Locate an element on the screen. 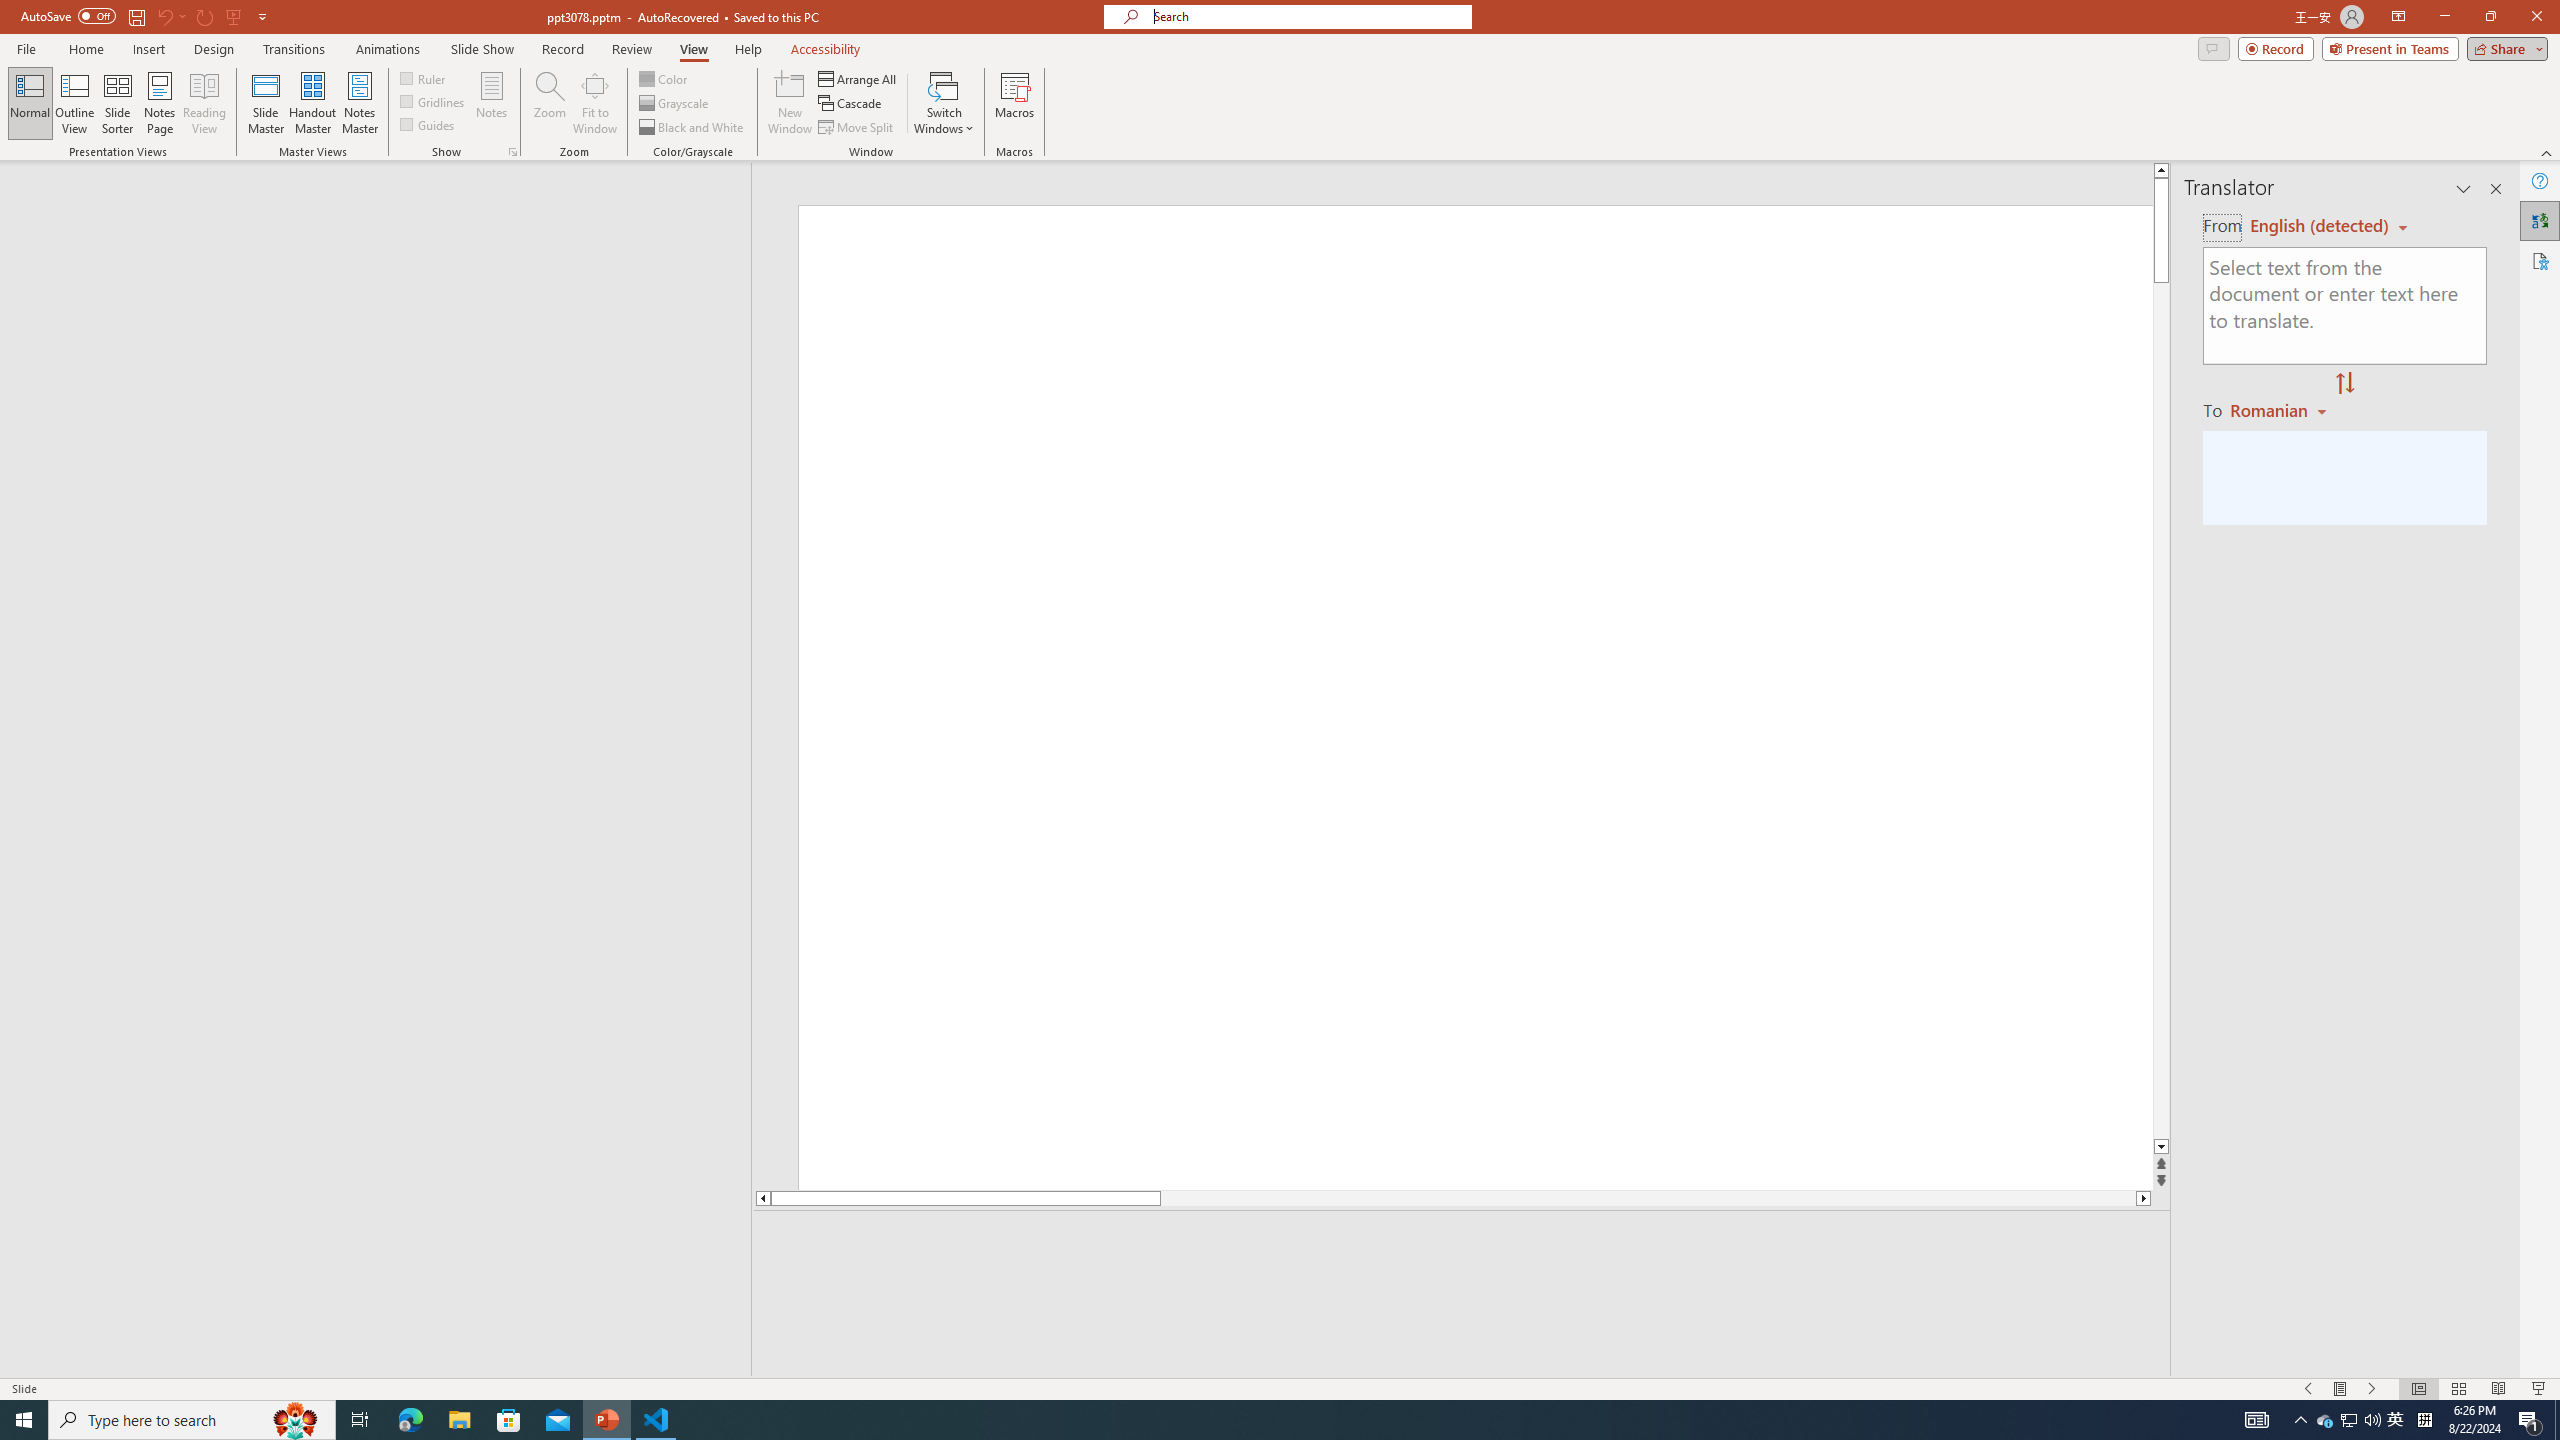  'Arrange All' is located at coordinates (857, 78).